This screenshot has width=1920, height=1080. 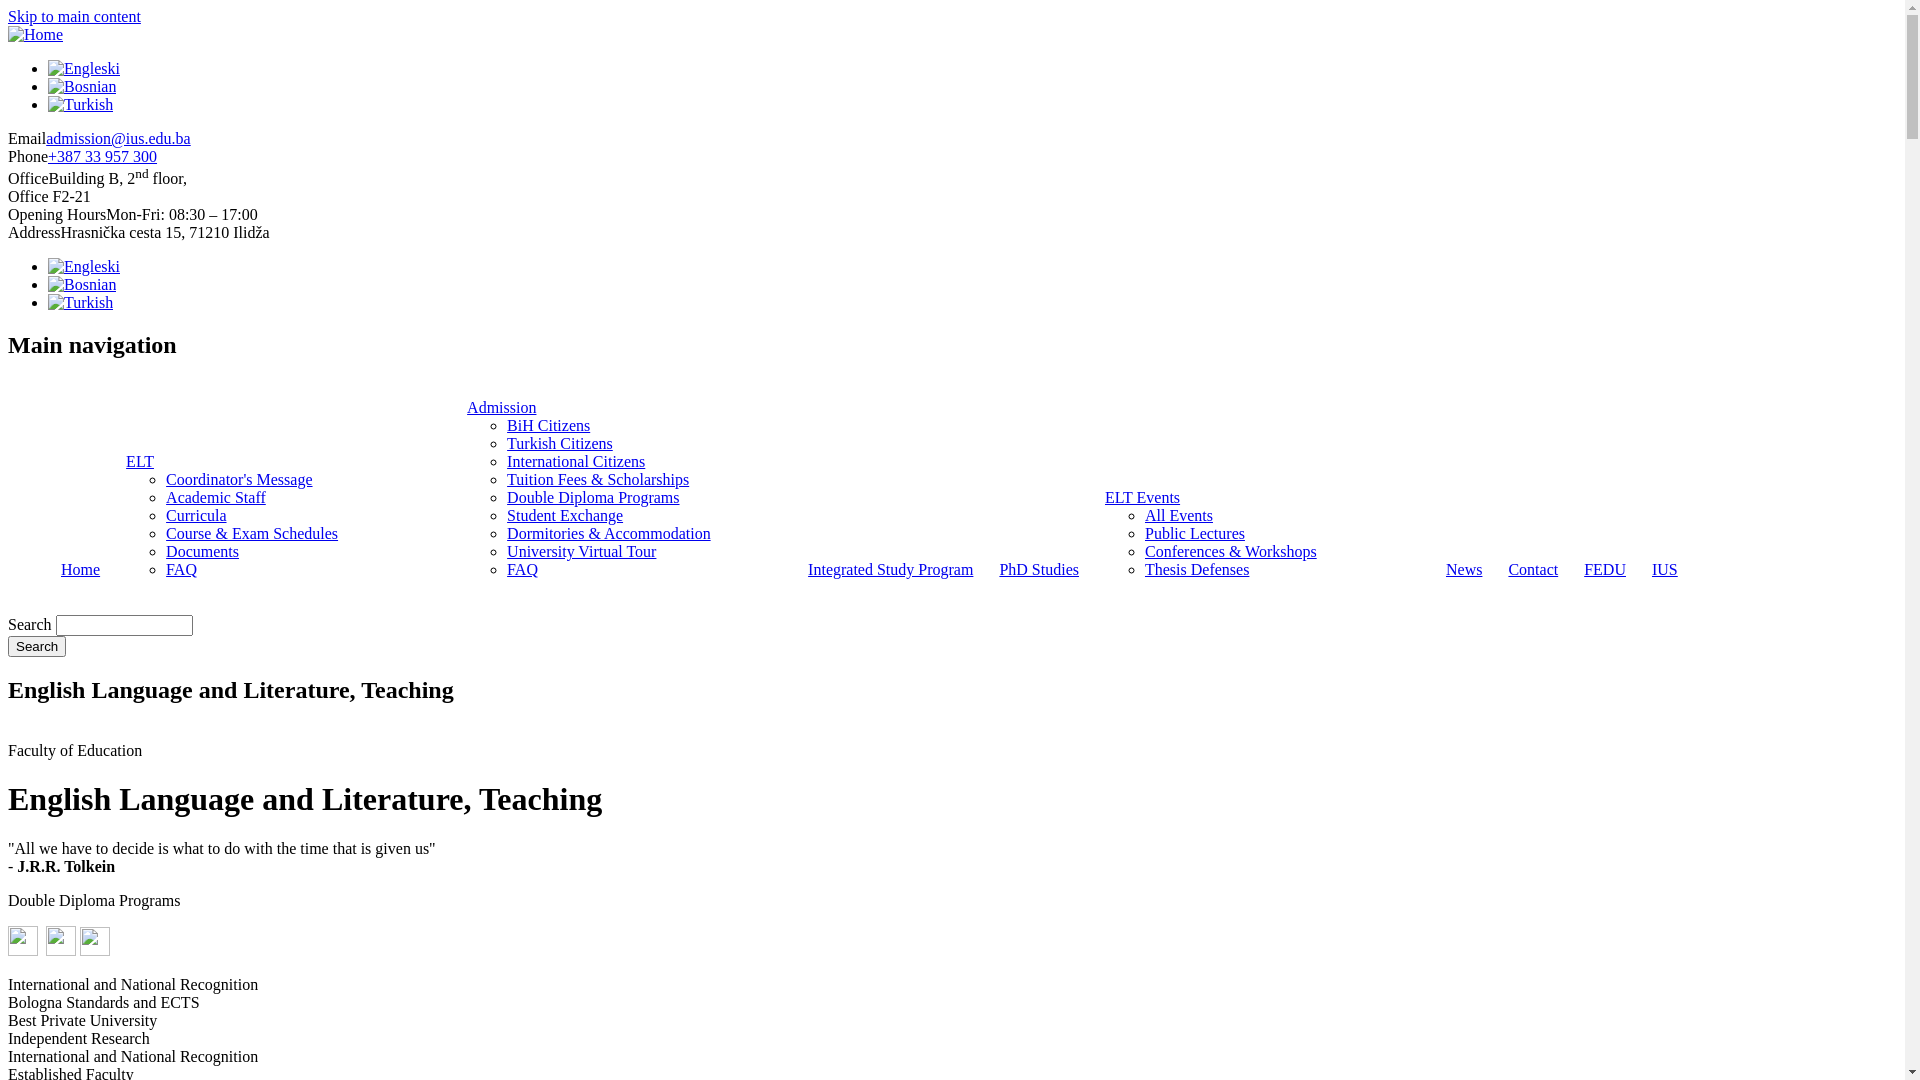 What do you see at coordinates (202, 551) in the screenshot?
I see `'Documents'` at bounding box center [202, 551].